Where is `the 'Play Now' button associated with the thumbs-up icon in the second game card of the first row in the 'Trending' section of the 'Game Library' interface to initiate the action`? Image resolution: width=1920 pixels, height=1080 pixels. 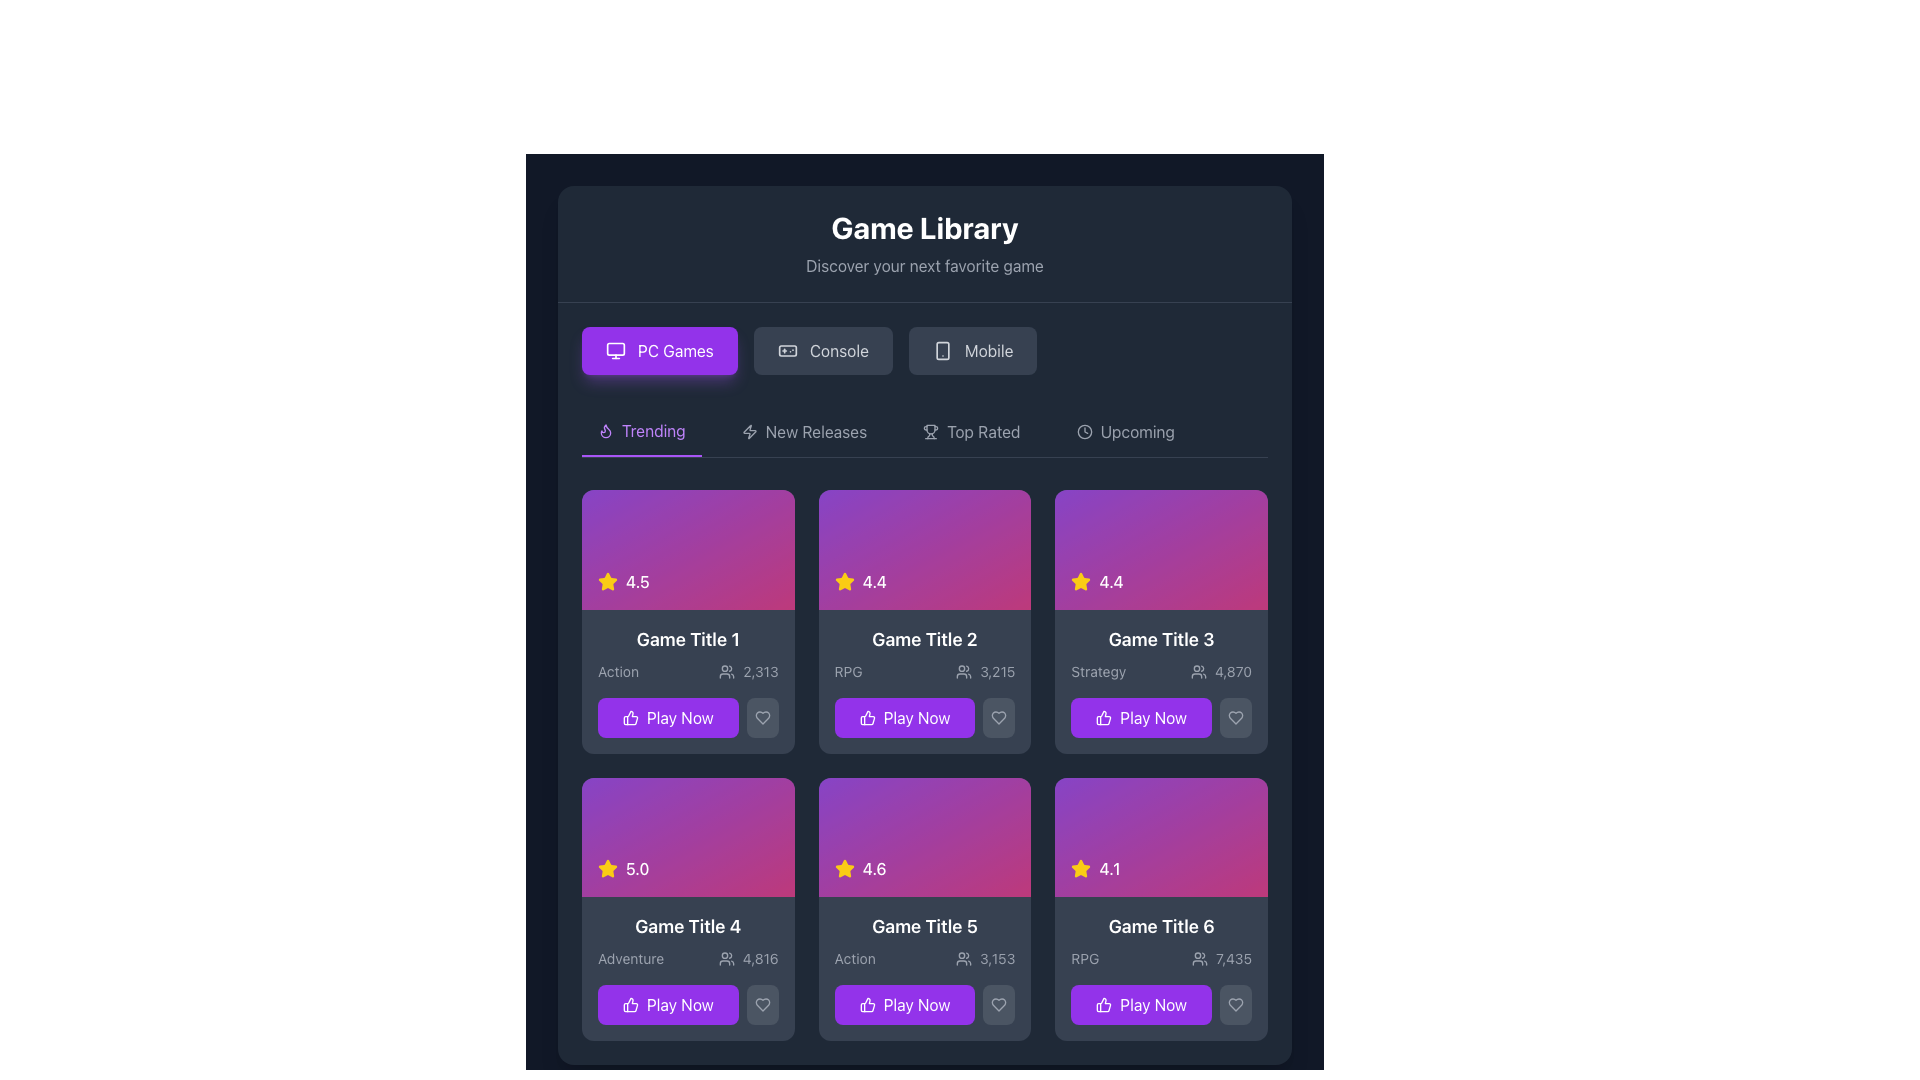
the 'Play Now' button associated with the thumbs-up icon in the second game card of the first row in the 'Trending' section of the 'Game Library' interface to initiate the action is located at coordinates (867, 716).